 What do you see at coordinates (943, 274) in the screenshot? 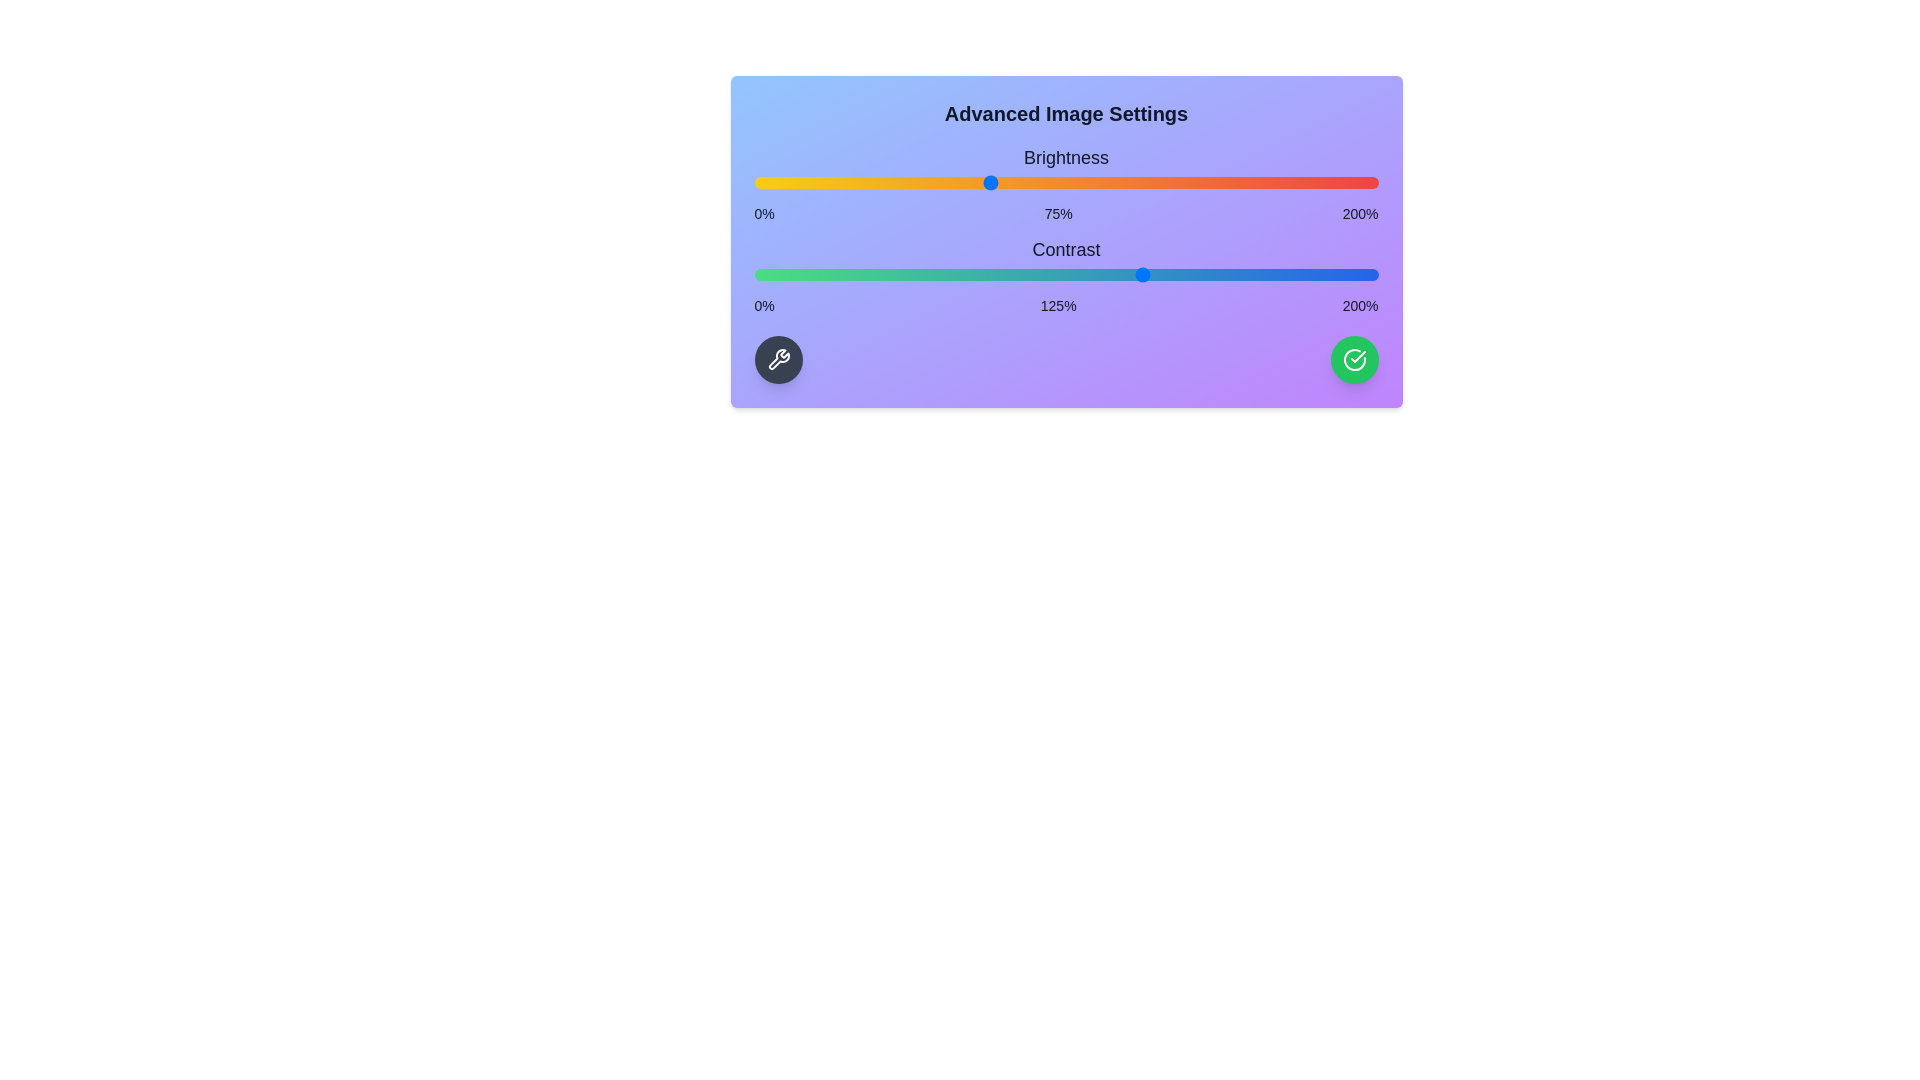
I see `the contrast slider to 61%` at bounding box center [943, 274].